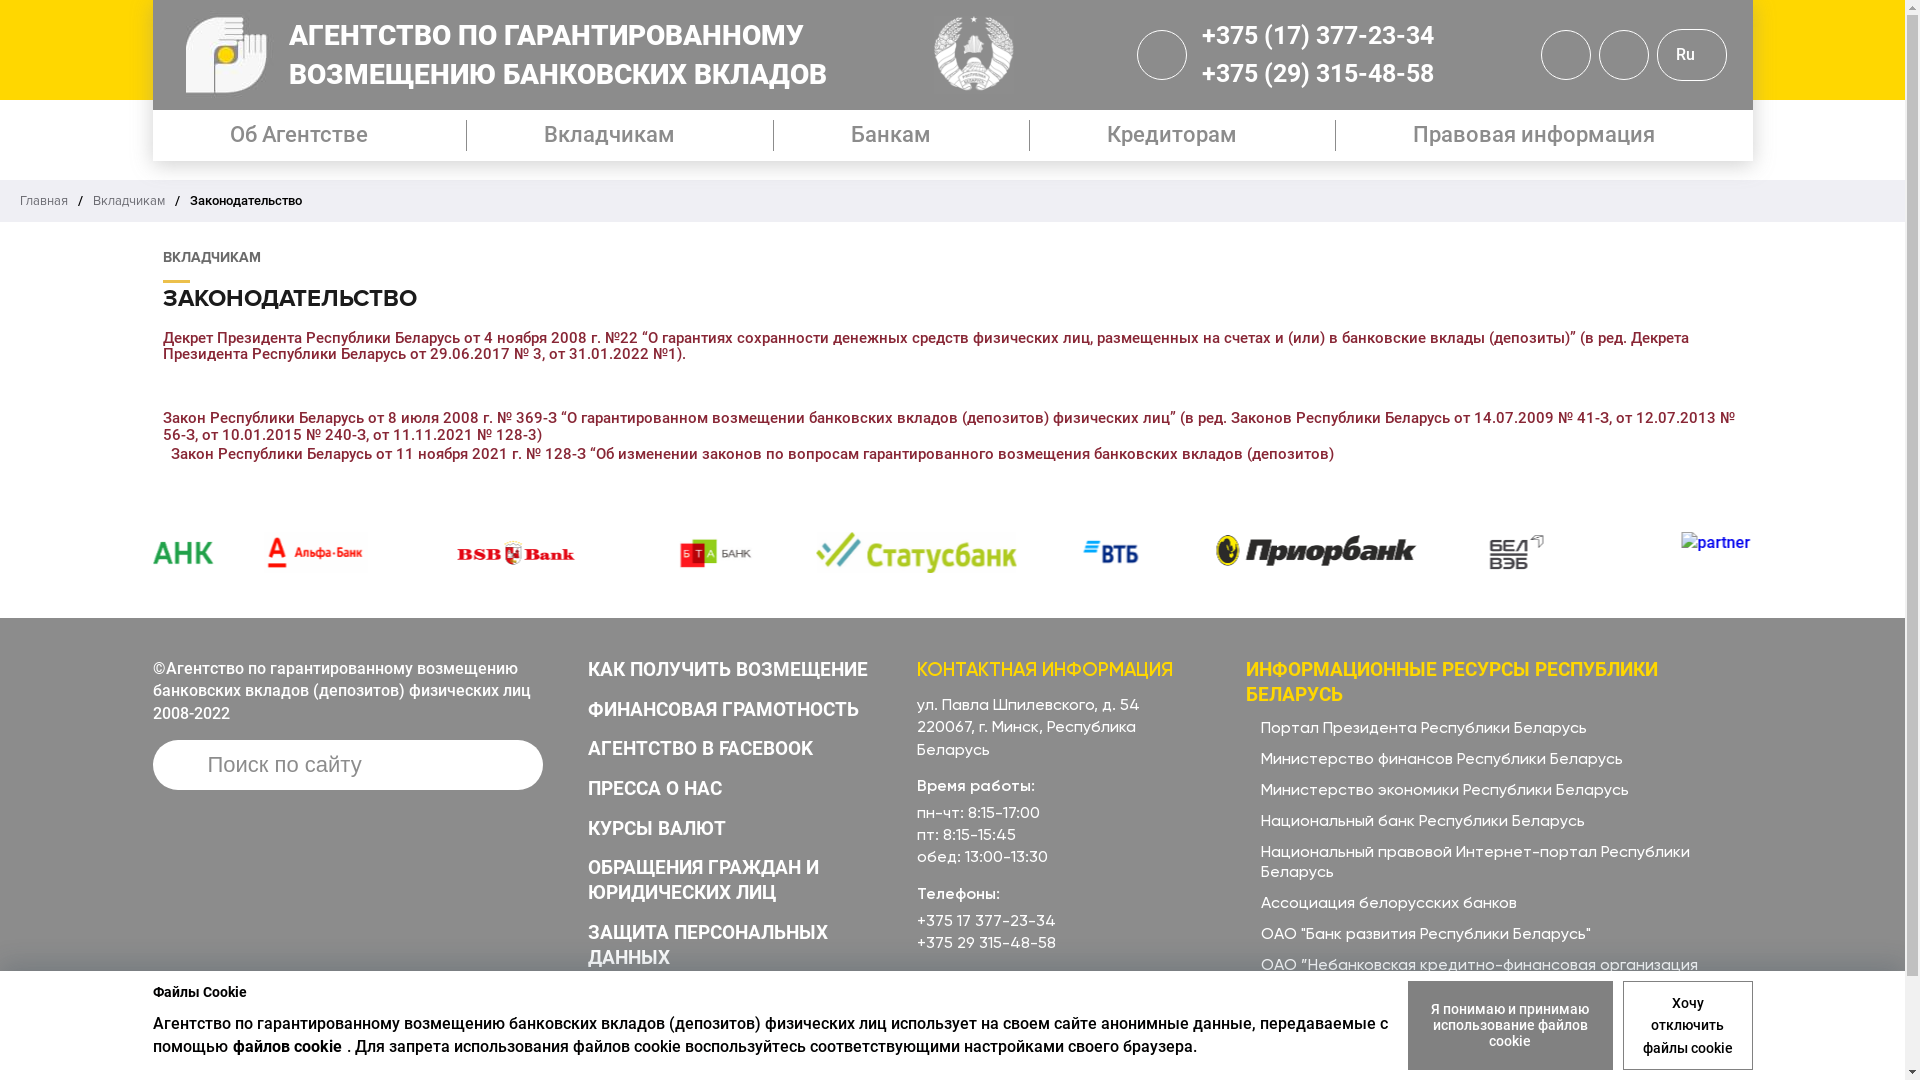 The height and width of the screenshot is (1080, 1920). What do you see at coordinates (986, 942) in the screenshot?
I see `'+375 29 315-48-58'` at bounding box center [986, 942].